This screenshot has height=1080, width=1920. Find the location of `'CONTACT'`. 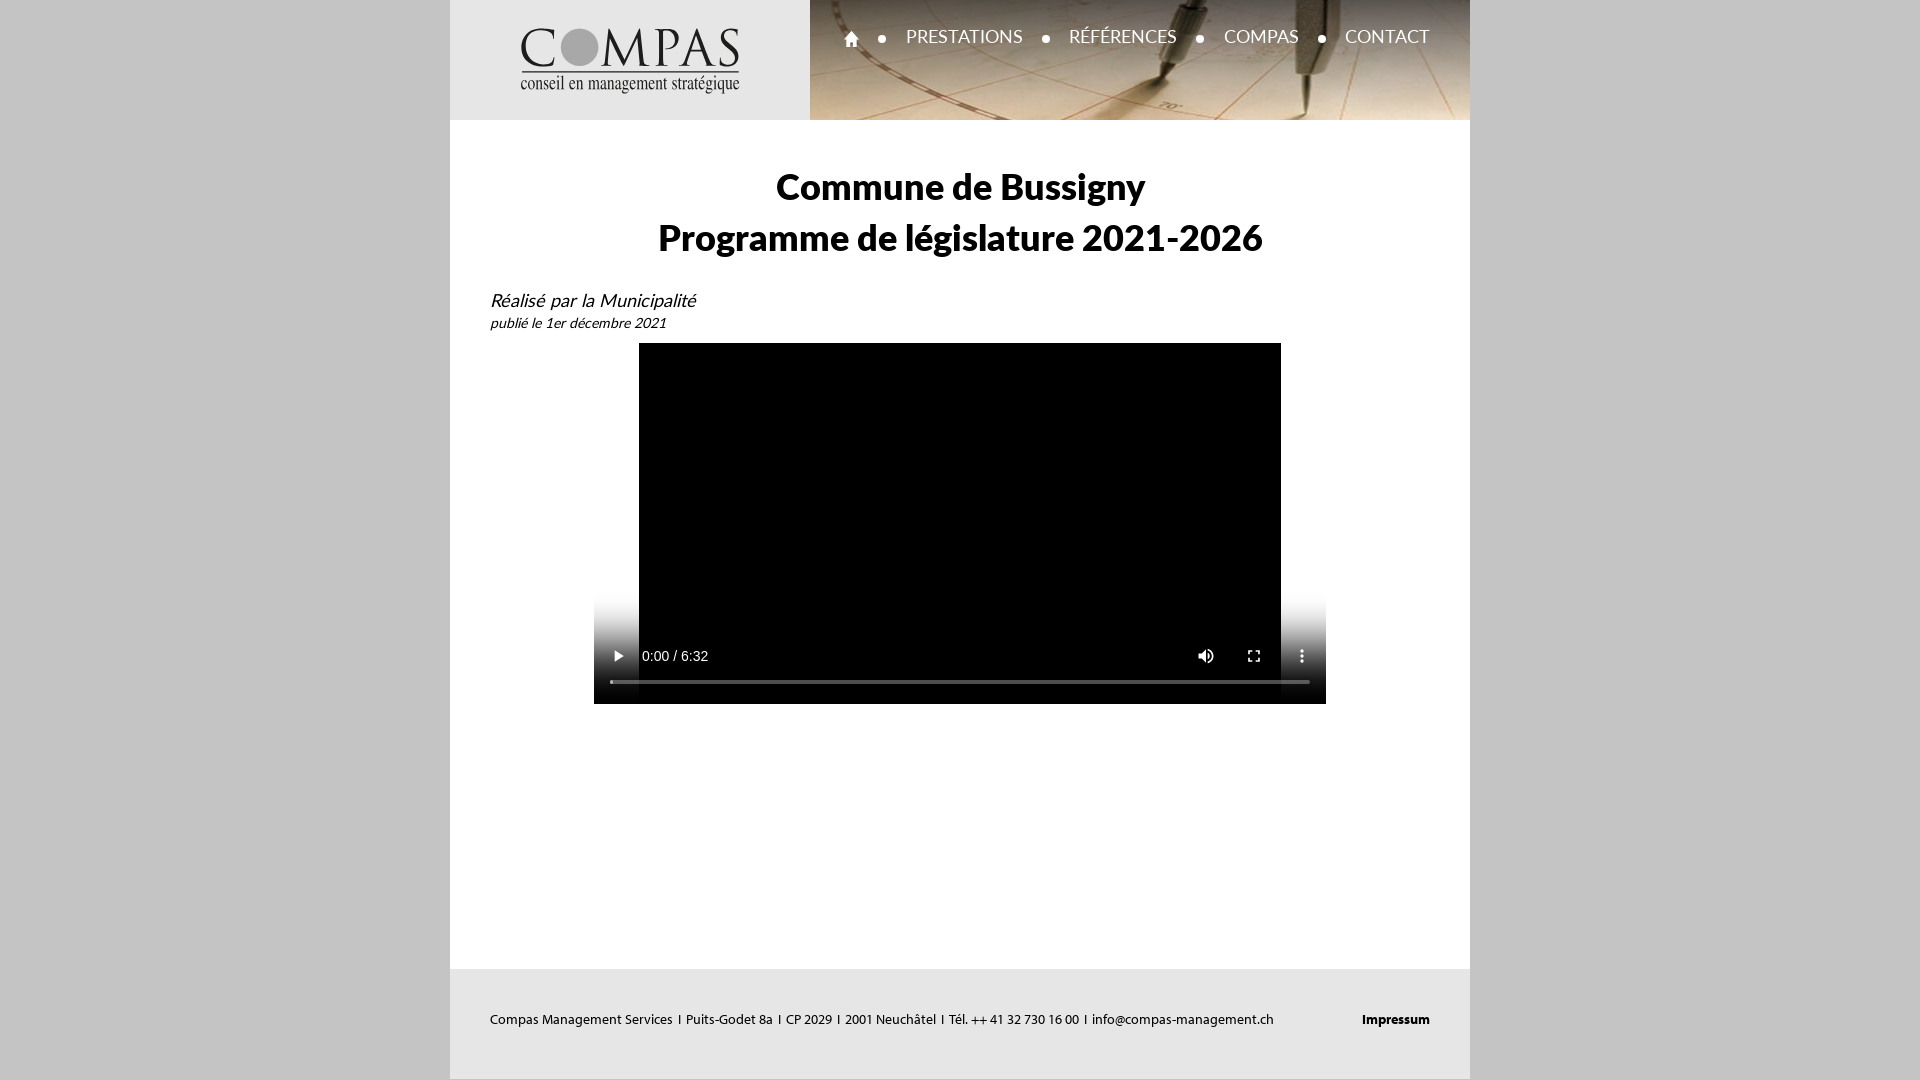

'CONTACT' is located at coordinates (1386, 38).